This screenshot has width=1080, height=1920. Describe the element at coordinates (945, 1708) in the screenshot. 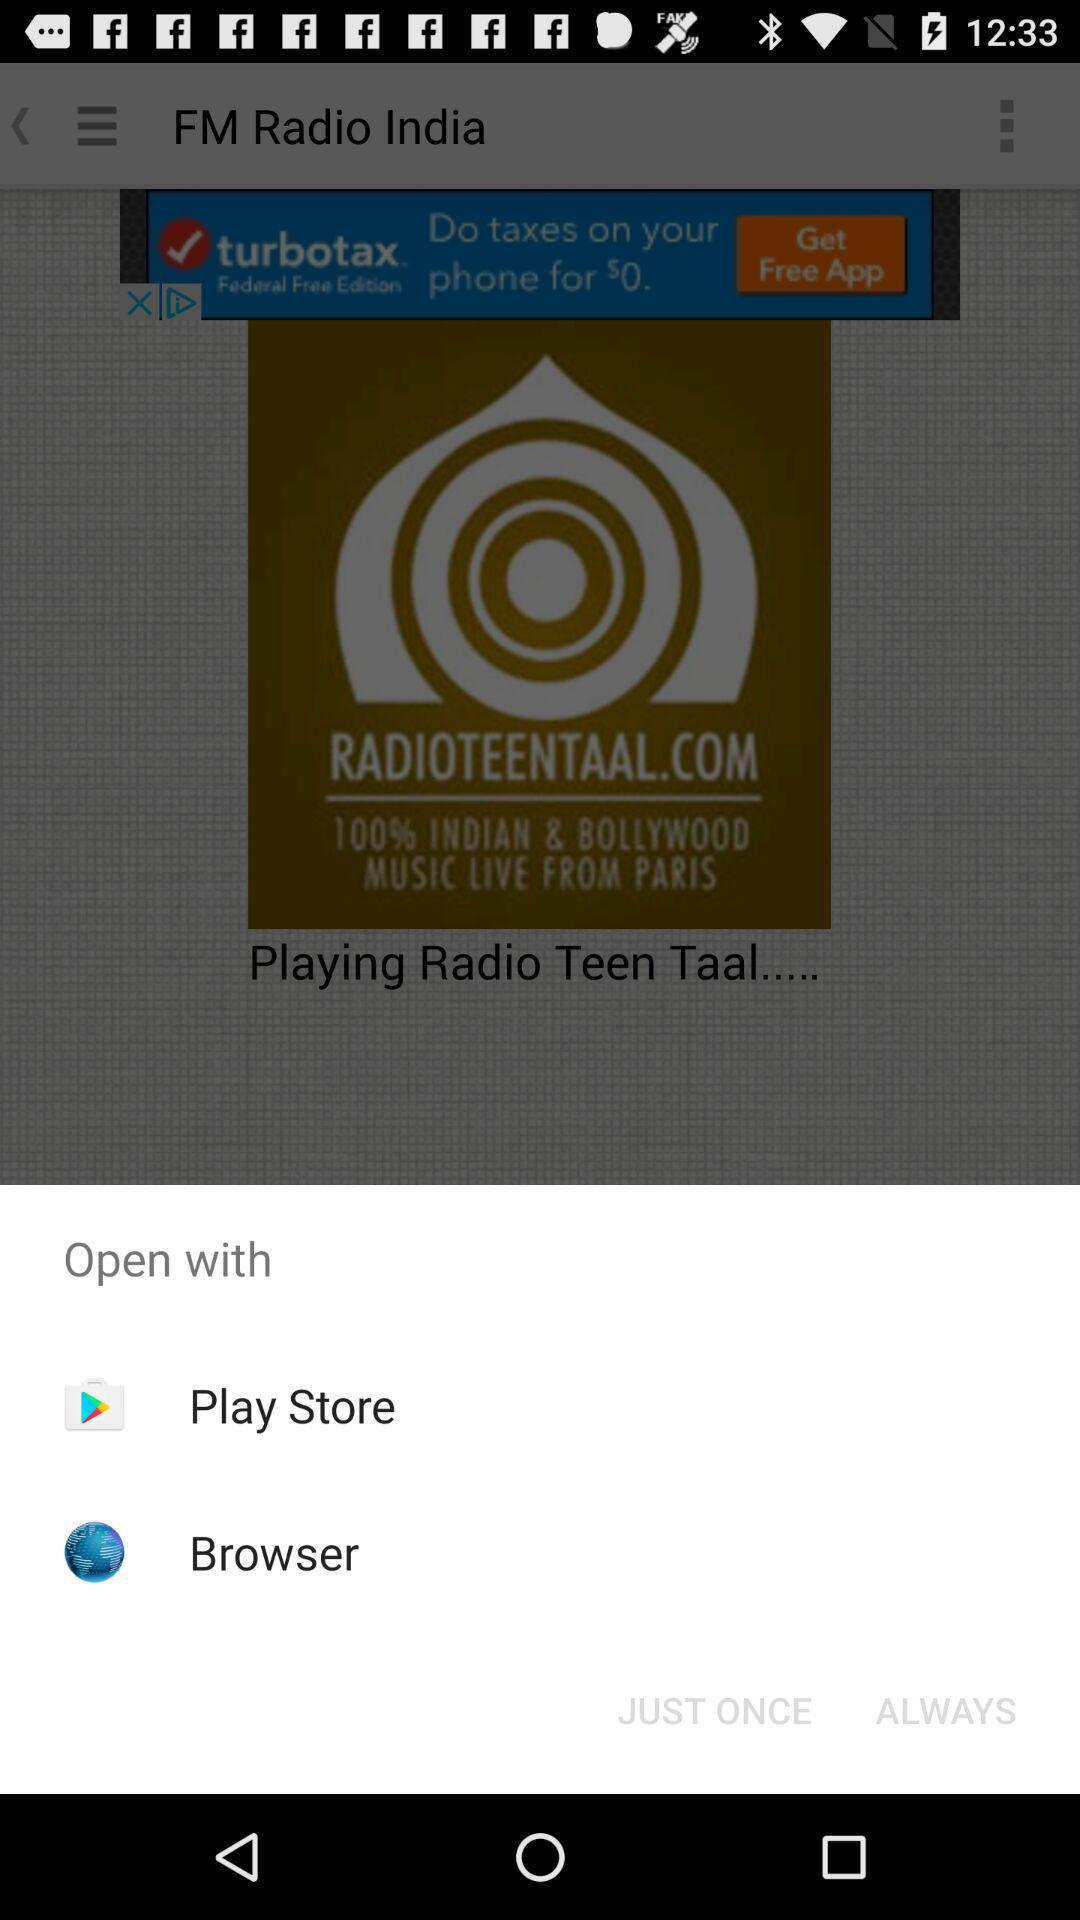

I see `the icon to the right of just once item` at that location.